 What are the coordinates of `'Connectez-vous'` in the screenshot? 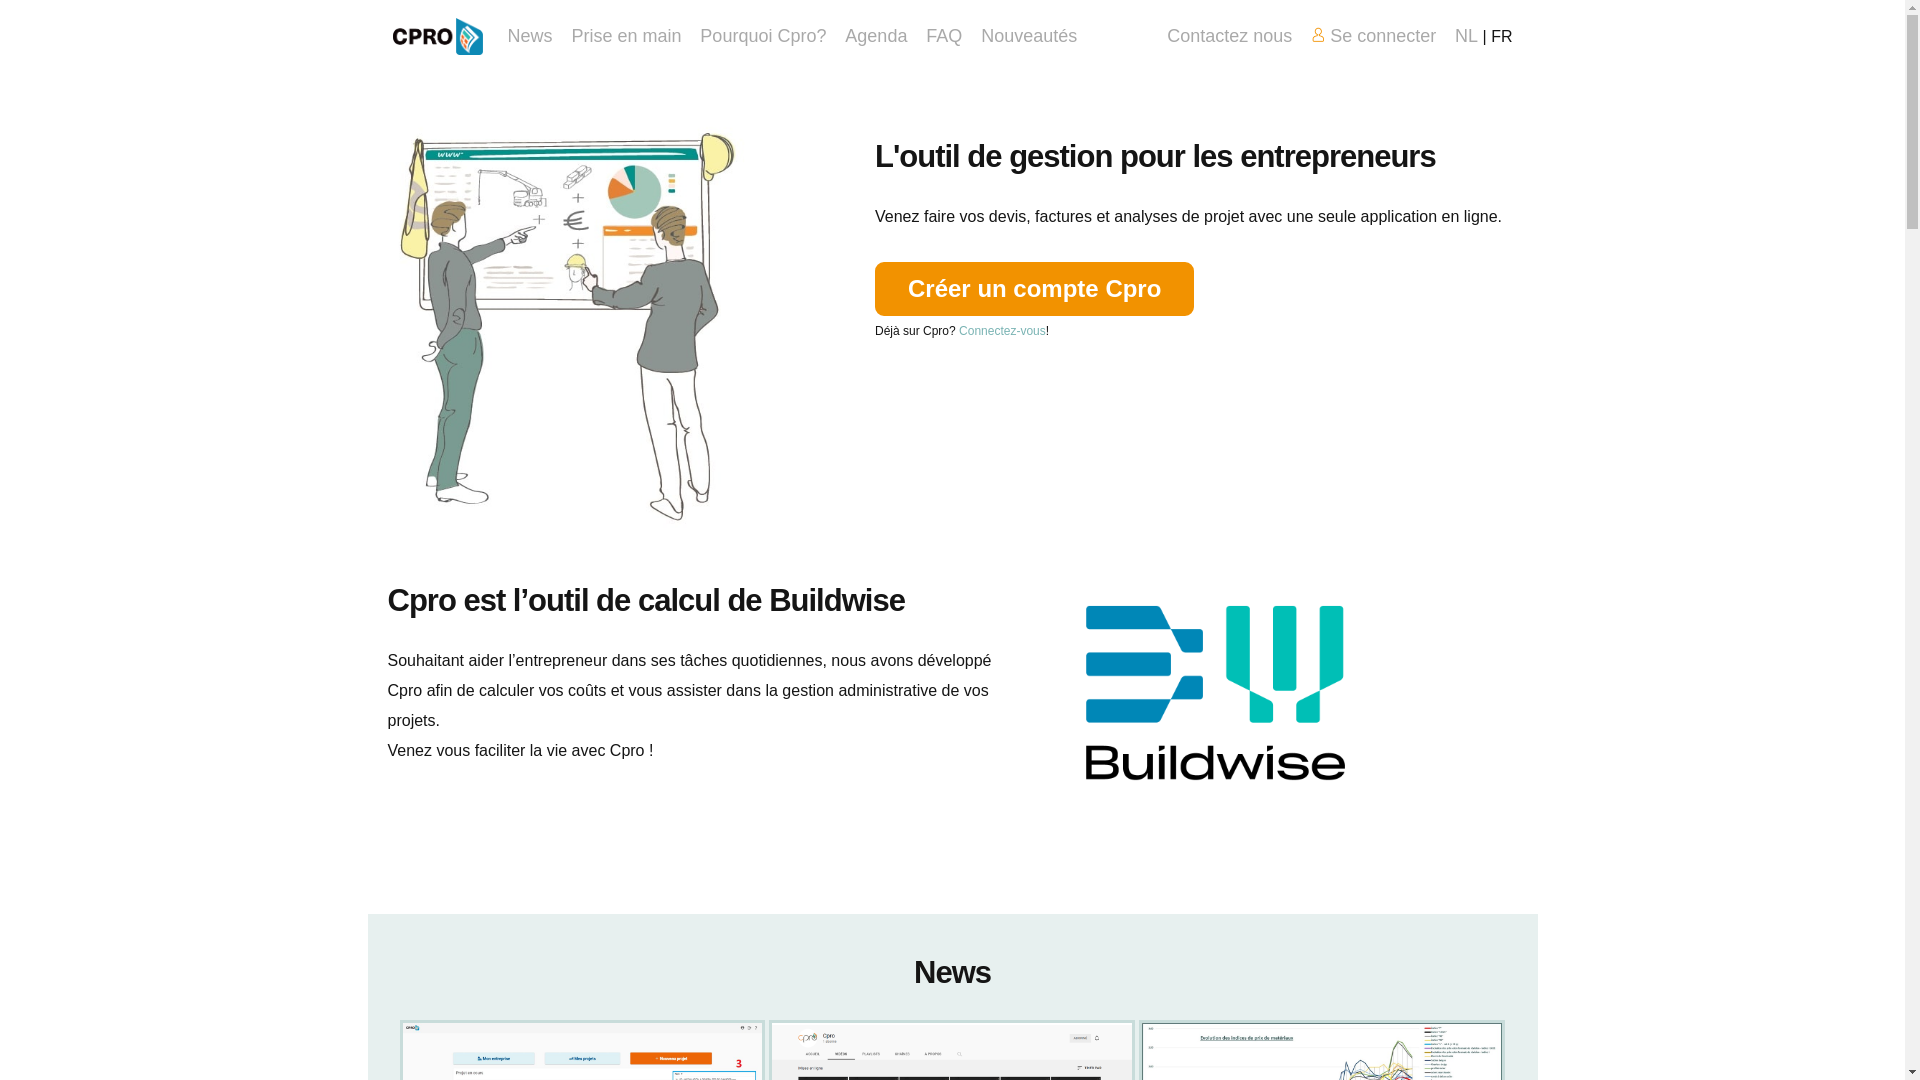 It's located at (958, 330).